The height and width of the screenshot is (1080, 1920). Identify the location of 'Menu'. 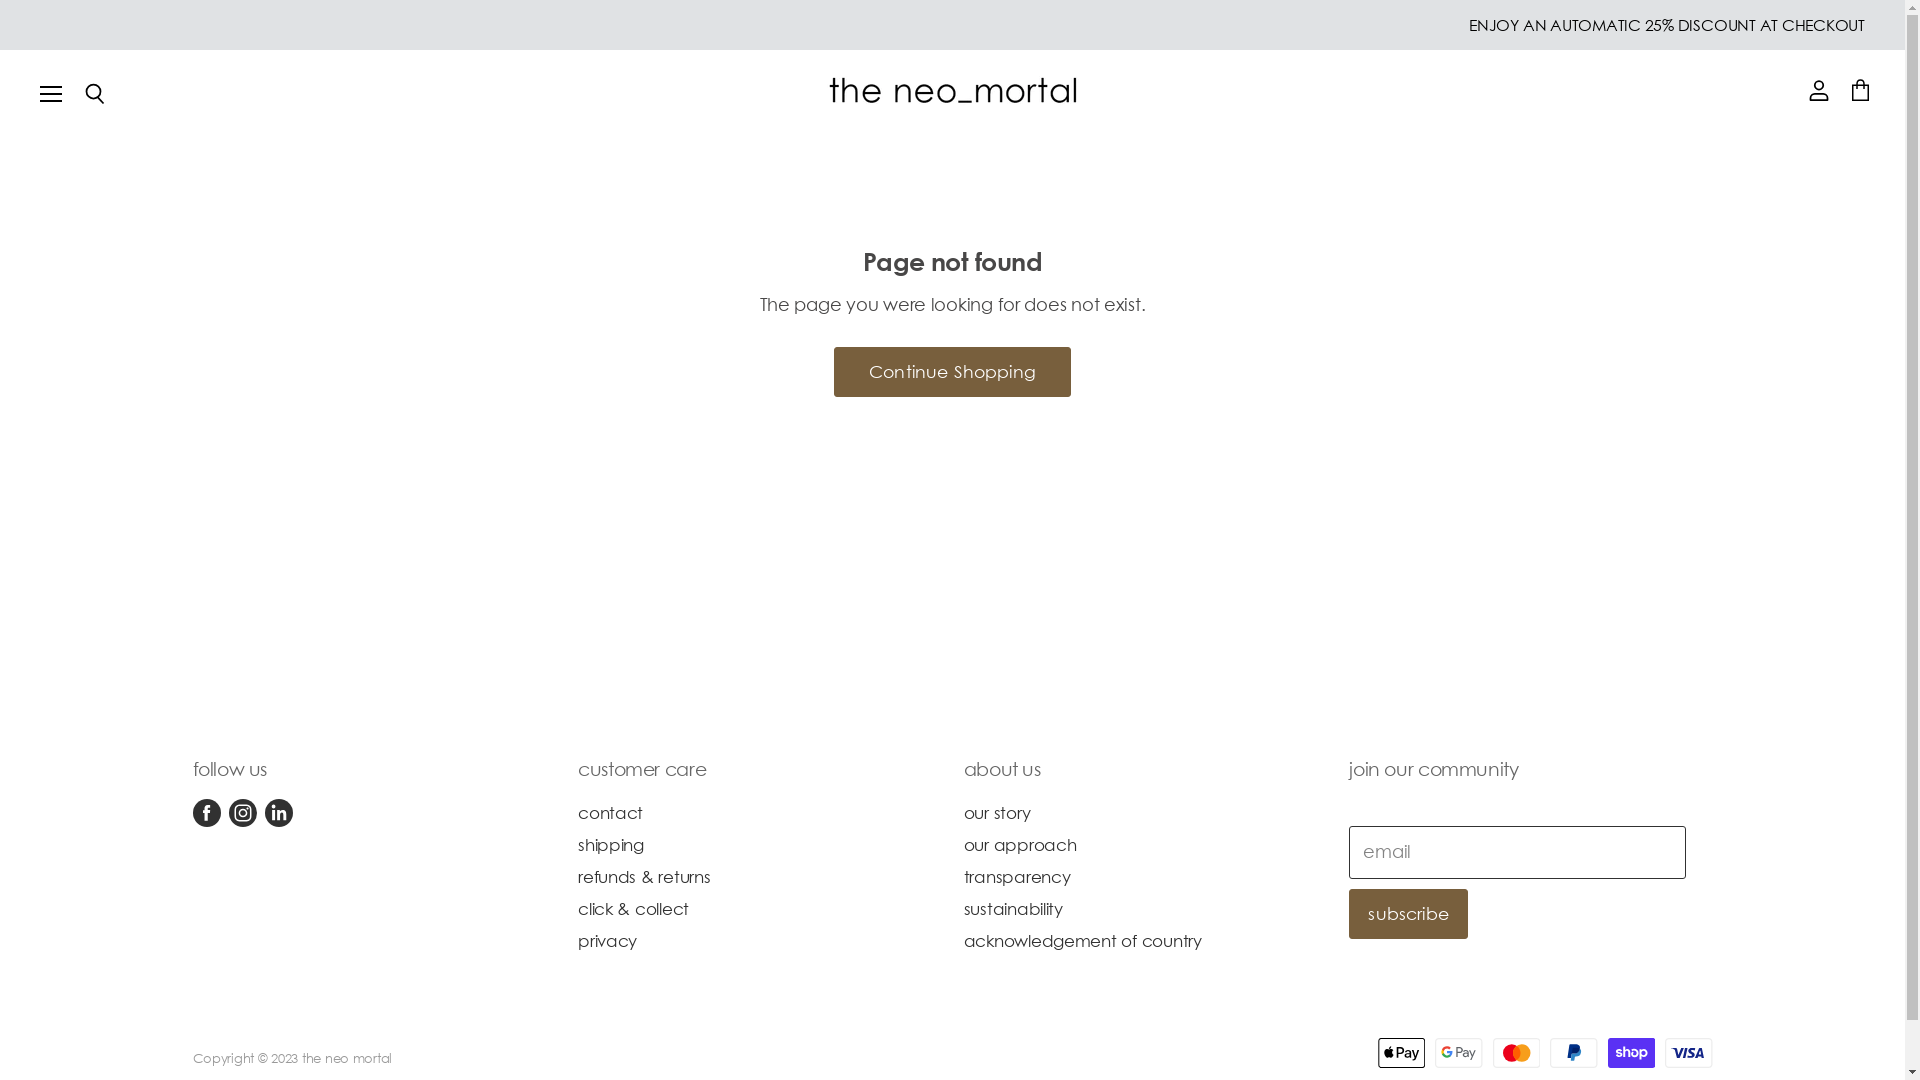
(51, 92).